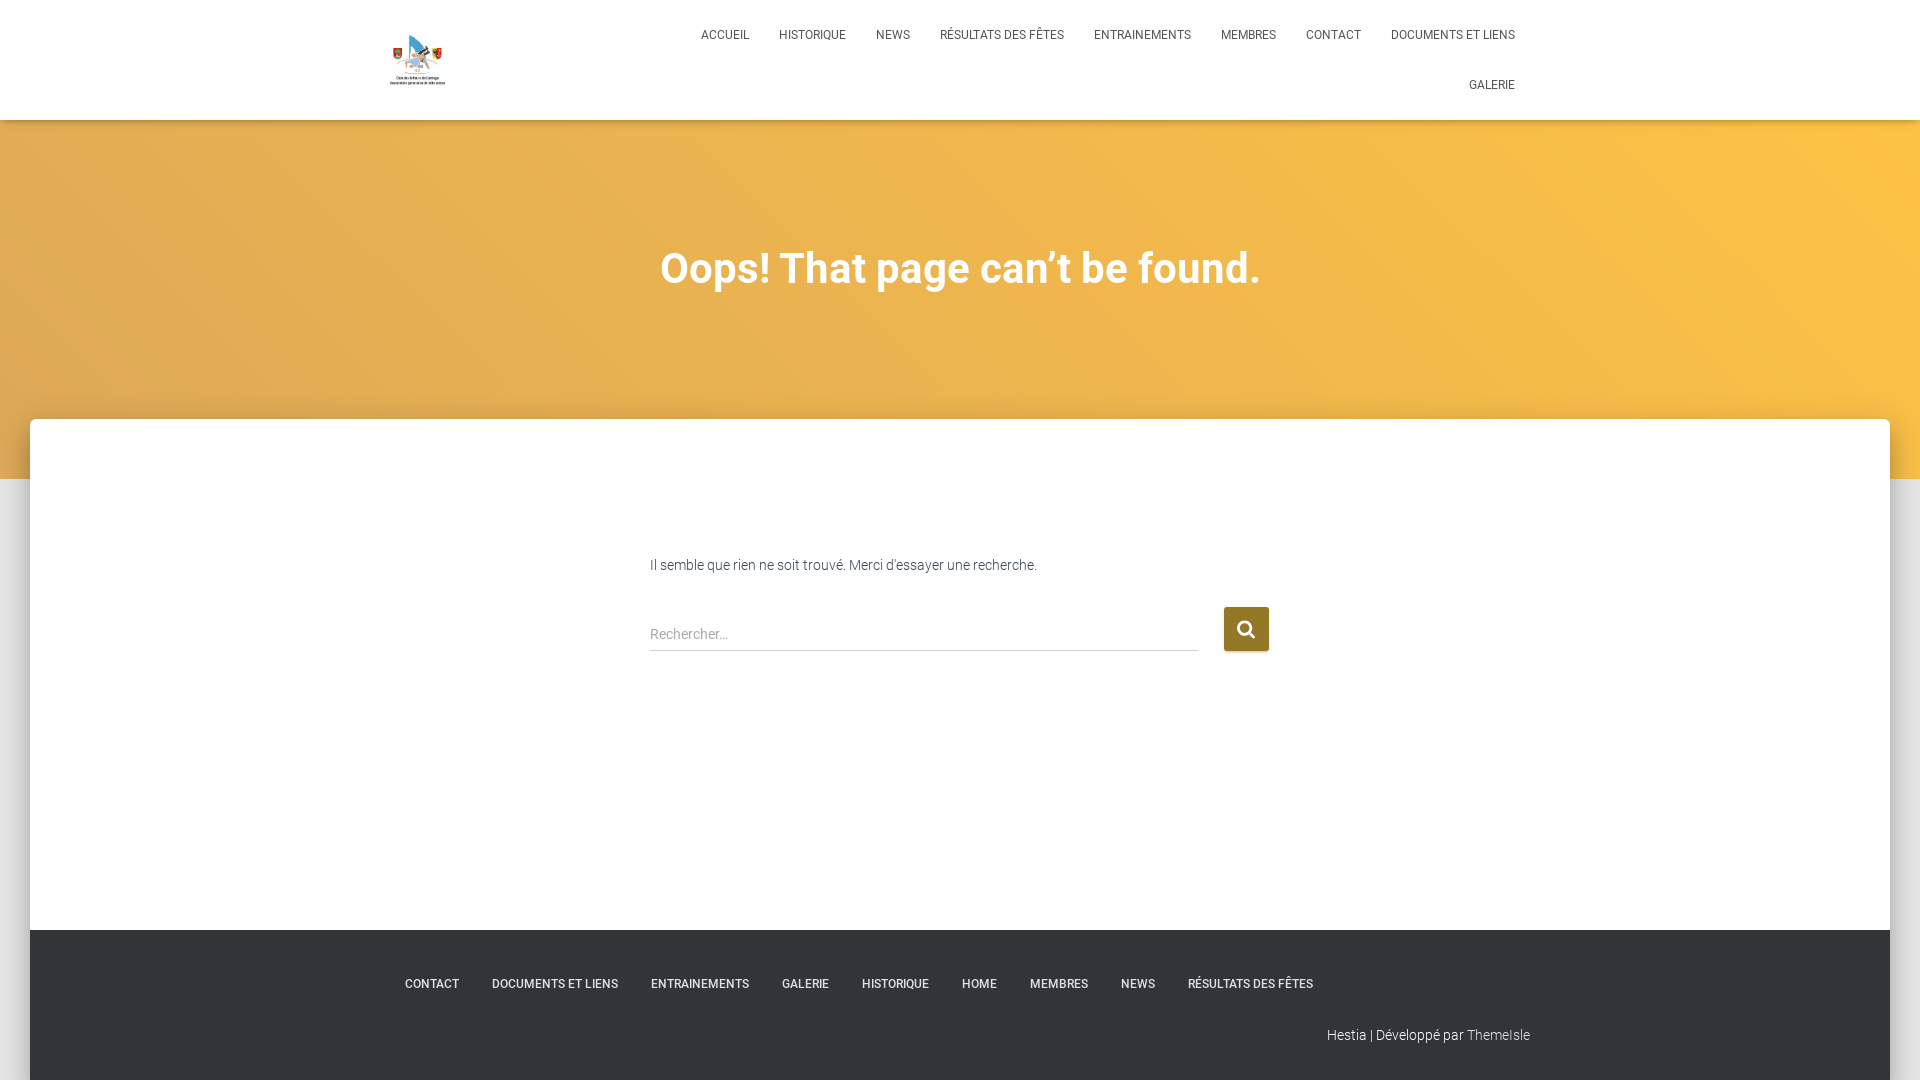  What do you see at coordinates (1333, 34) in the screenshot?
I see `'CONTACT'` at bounding box center [1333, 34].